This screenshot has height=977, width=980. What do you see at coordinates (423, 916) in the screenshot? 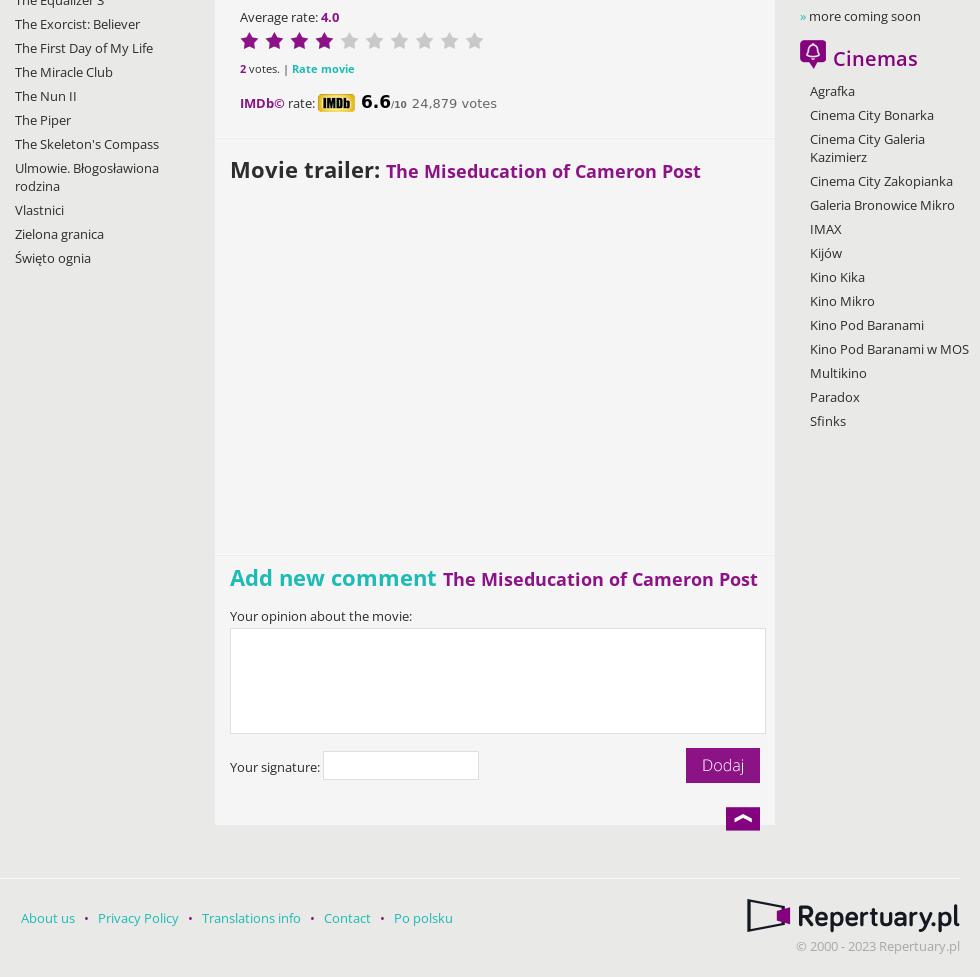
I see `'Po polsku'` at bounding box center [423, 916].